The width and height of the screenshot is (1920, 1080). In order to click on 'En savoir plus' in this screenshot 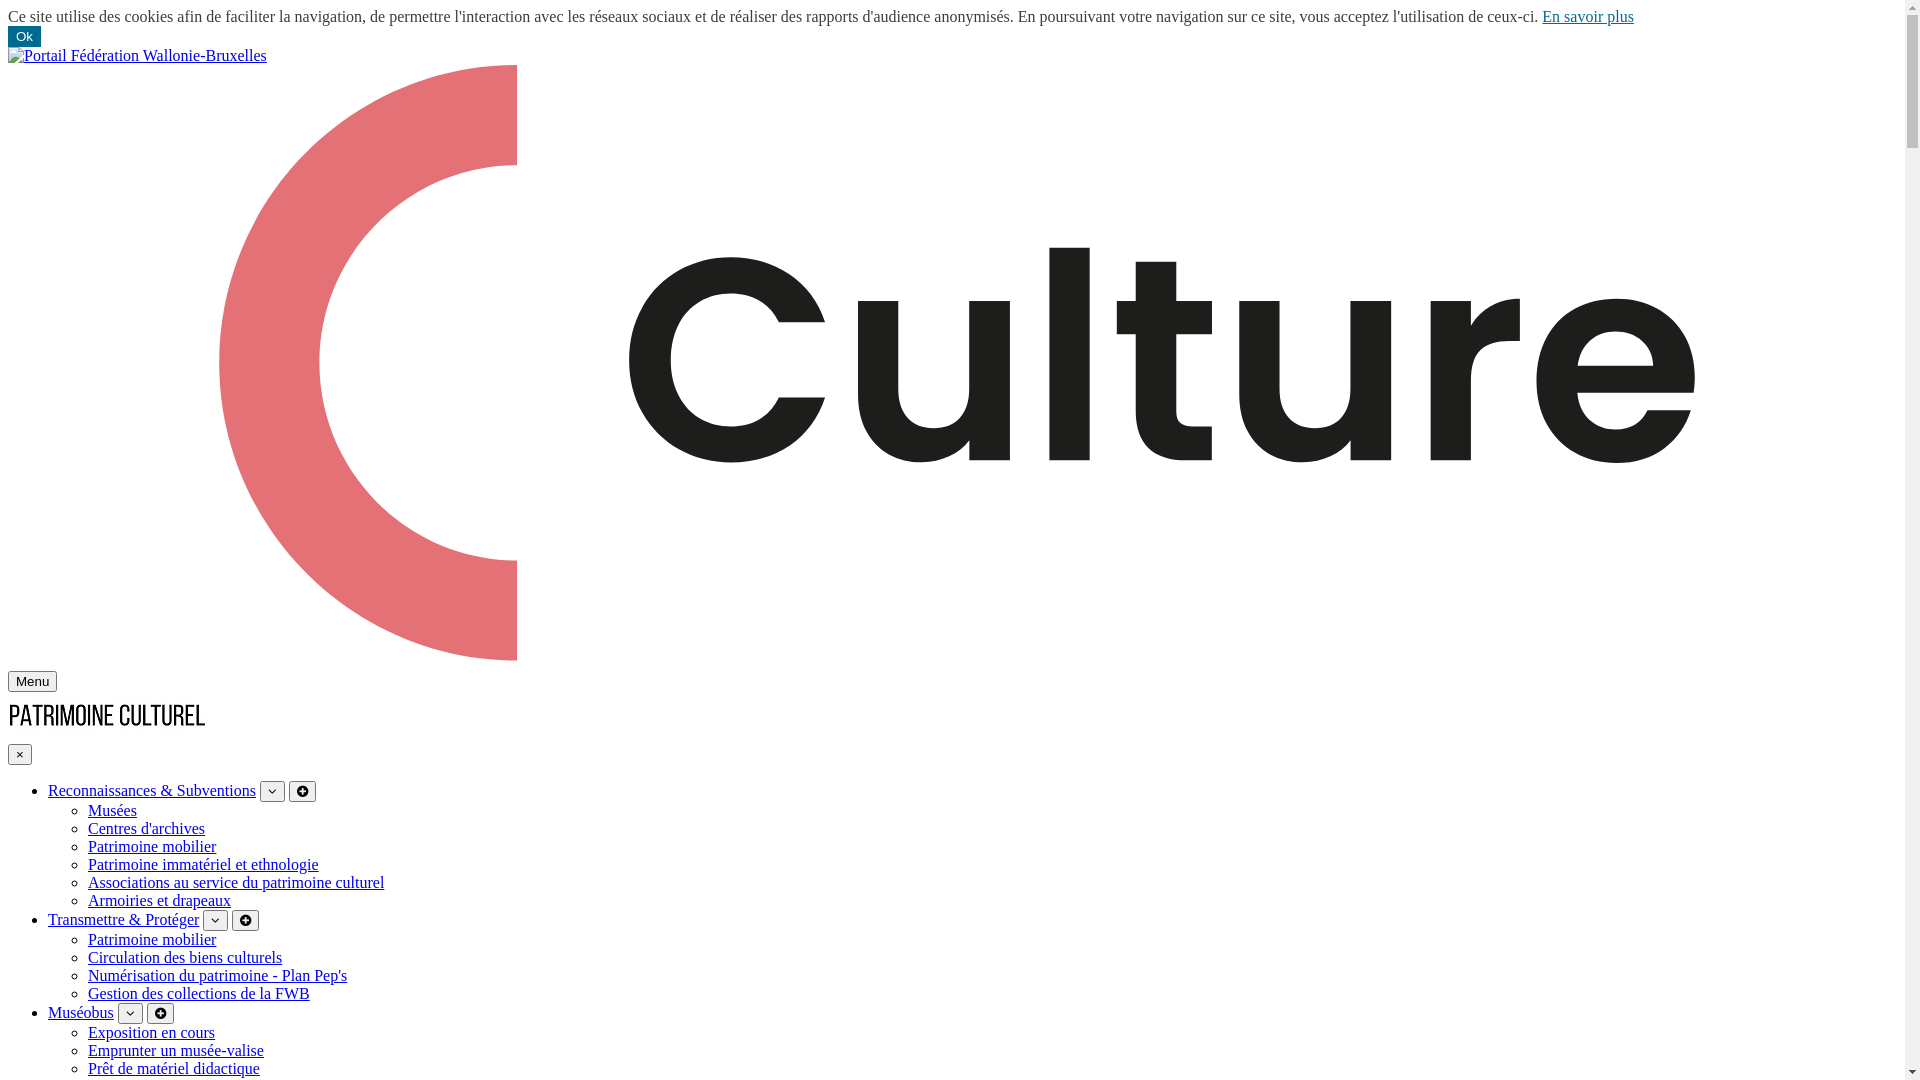, I will do `click(1587, 16)`.